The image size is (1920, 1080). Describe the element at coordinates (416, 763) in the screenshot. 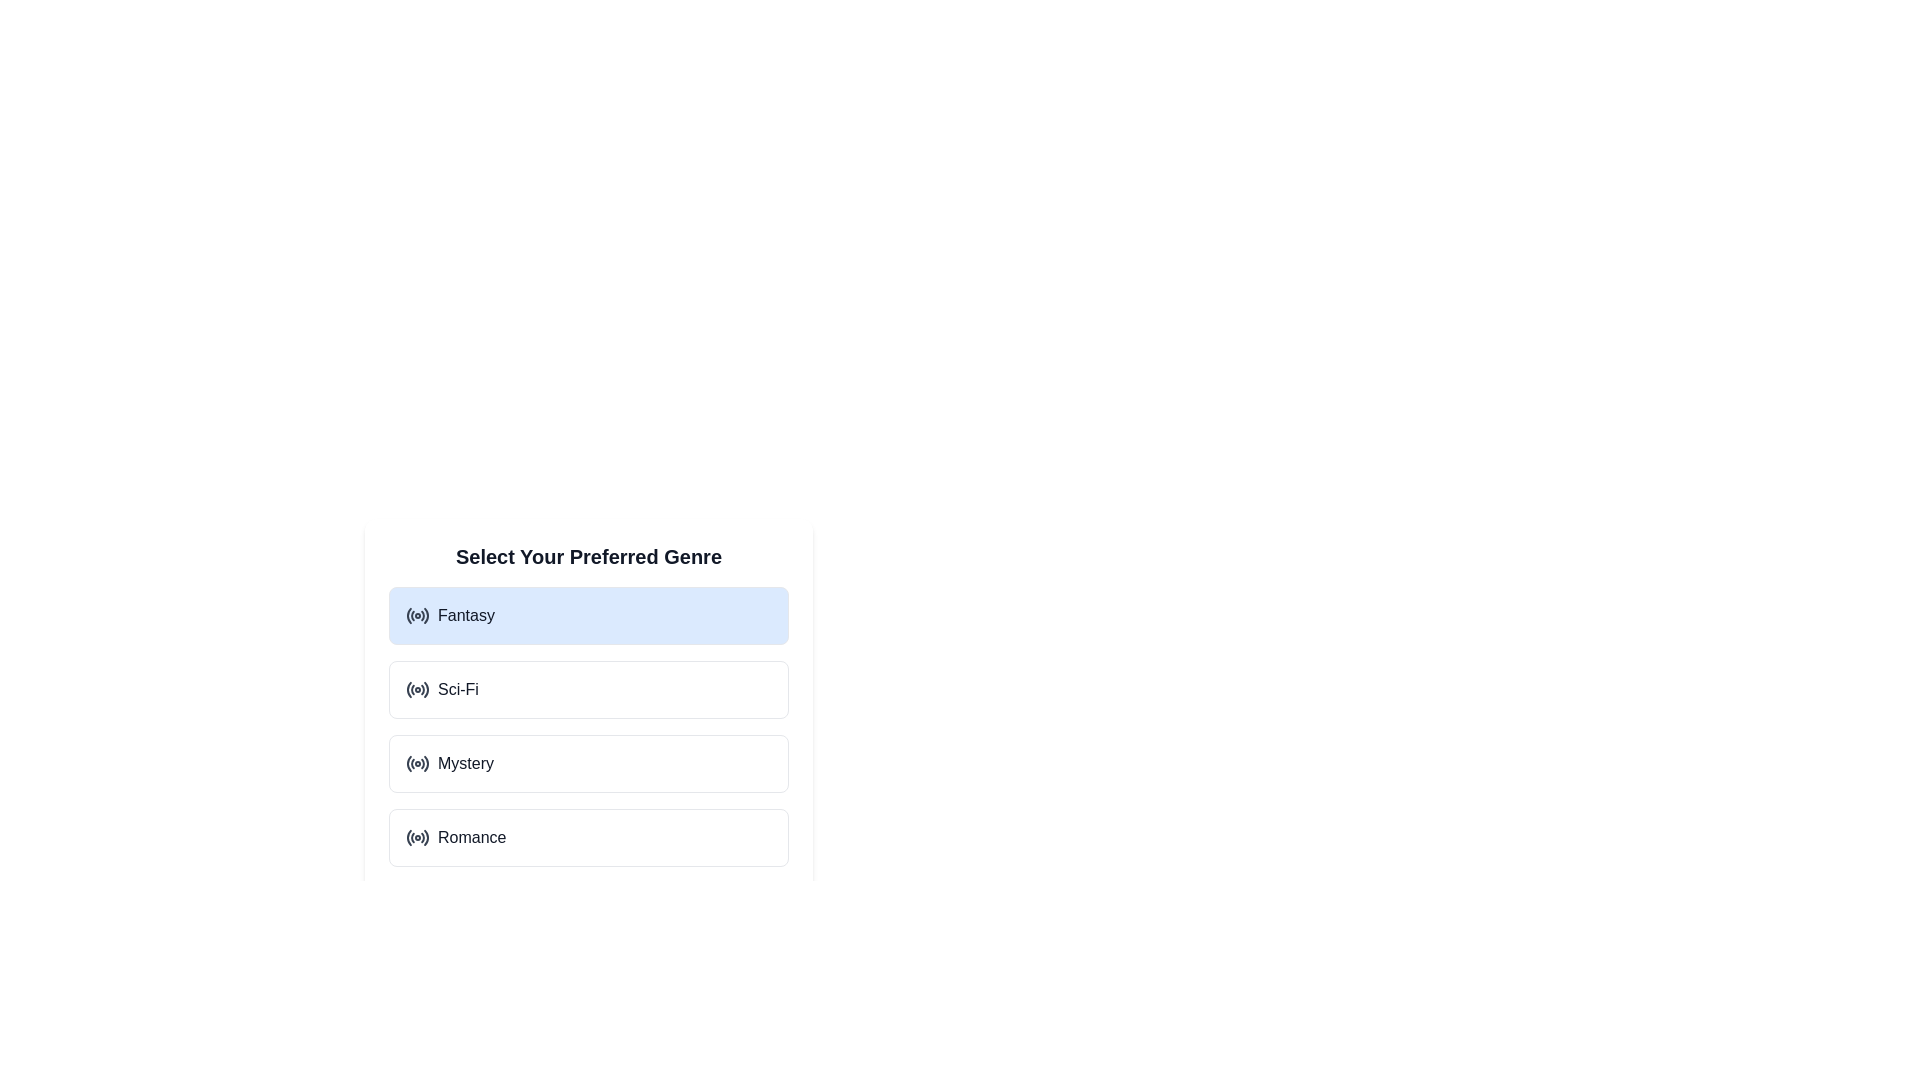

I see `the radio button icon` at that location.